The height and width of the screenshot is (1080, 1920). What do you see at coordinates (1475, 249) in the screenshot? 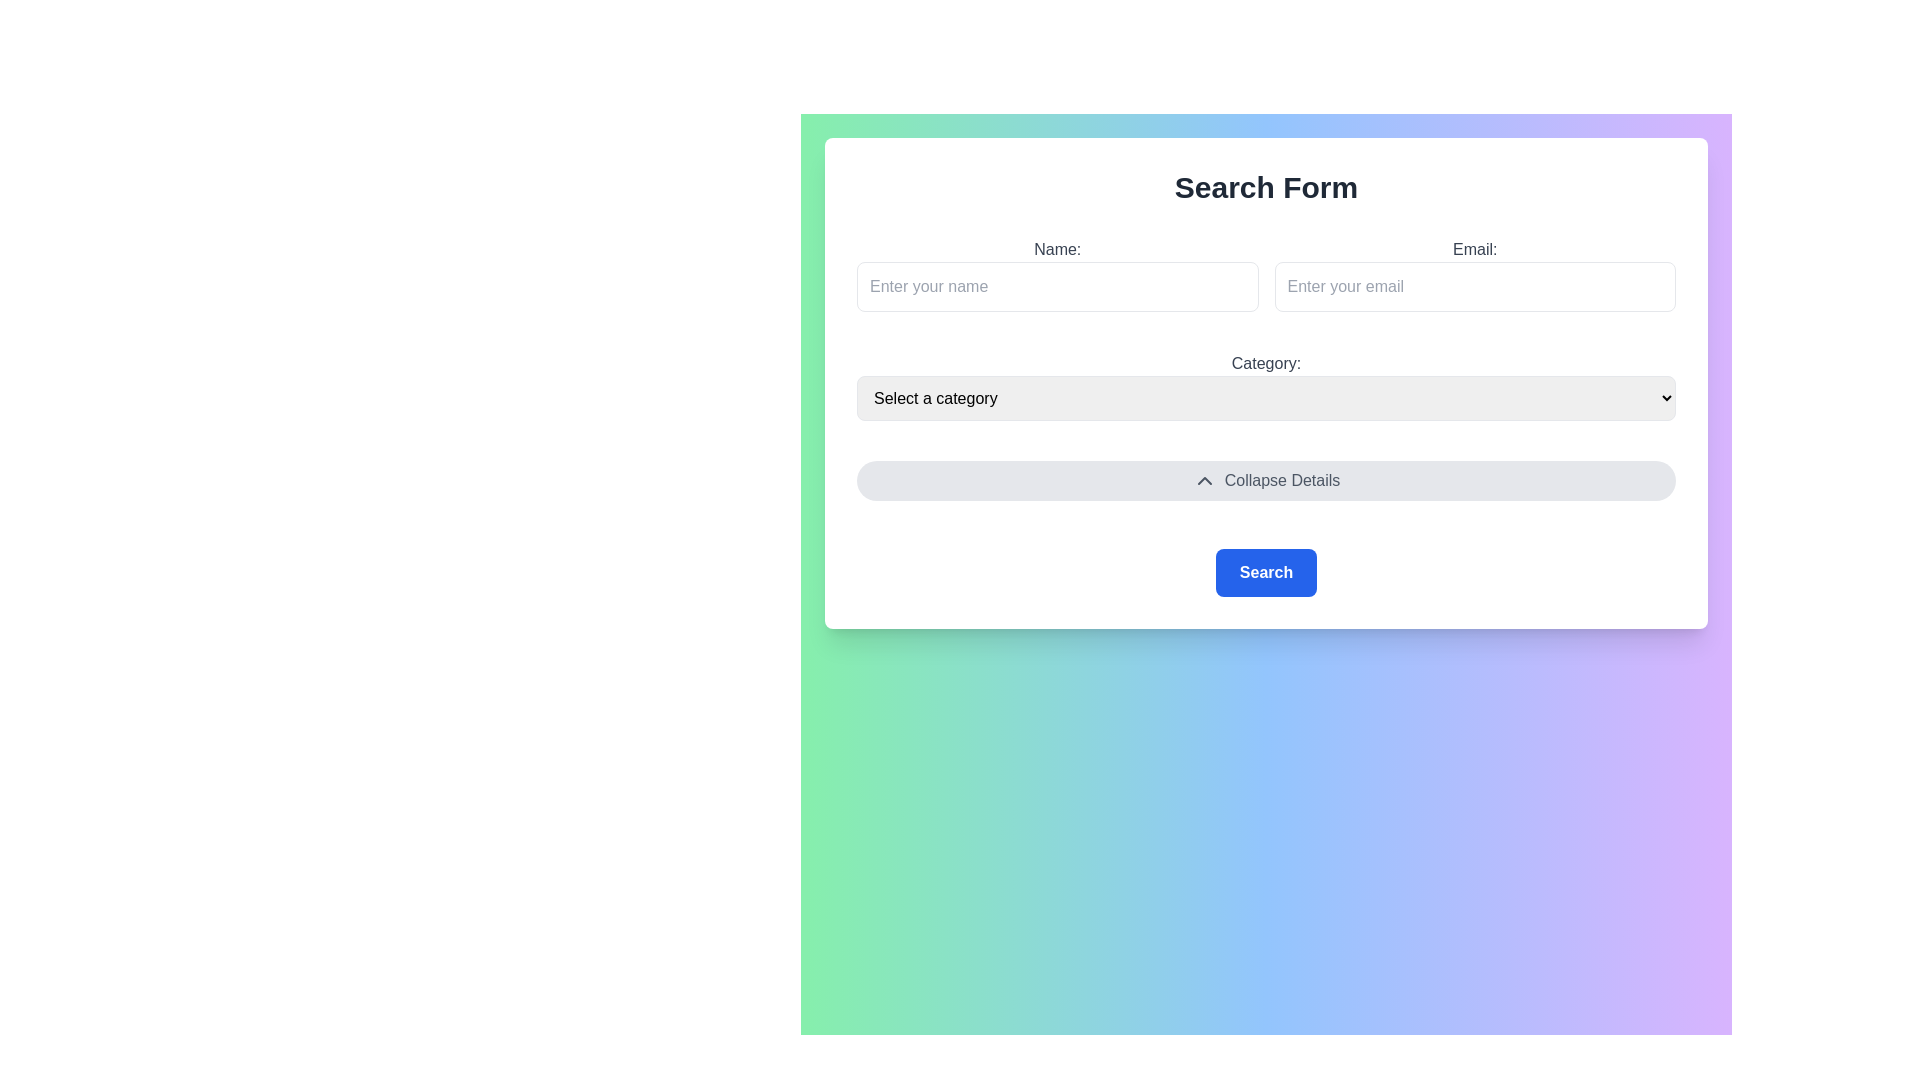
I see `the 'Email:' label, which is a medium-sized, gray-colored text label positioned at the top of the input field section of a form, directly adjacent to the 'Name:' input box` at bounding box center [1475, 249].